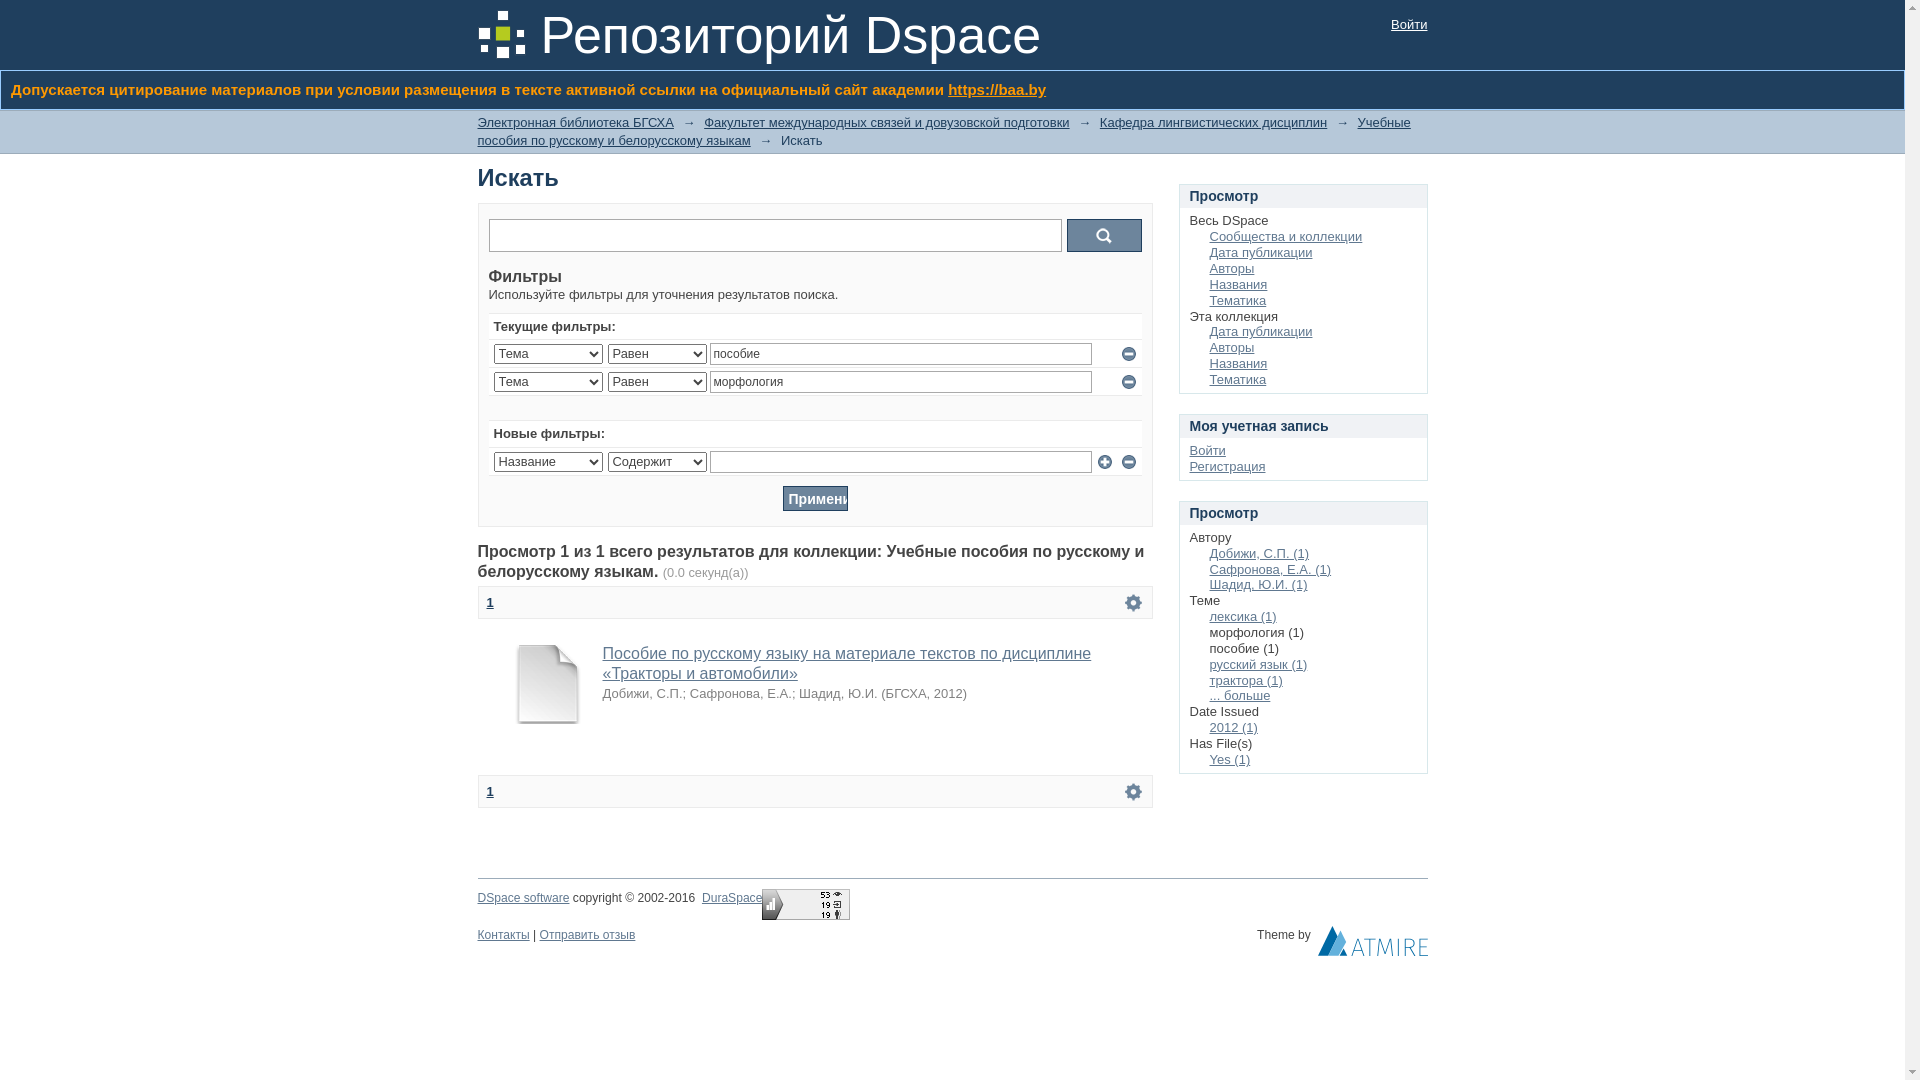  What do you see at coordinates (489, 601) in the screenshot?
I see `'1'` at bounding box center [489, 601].